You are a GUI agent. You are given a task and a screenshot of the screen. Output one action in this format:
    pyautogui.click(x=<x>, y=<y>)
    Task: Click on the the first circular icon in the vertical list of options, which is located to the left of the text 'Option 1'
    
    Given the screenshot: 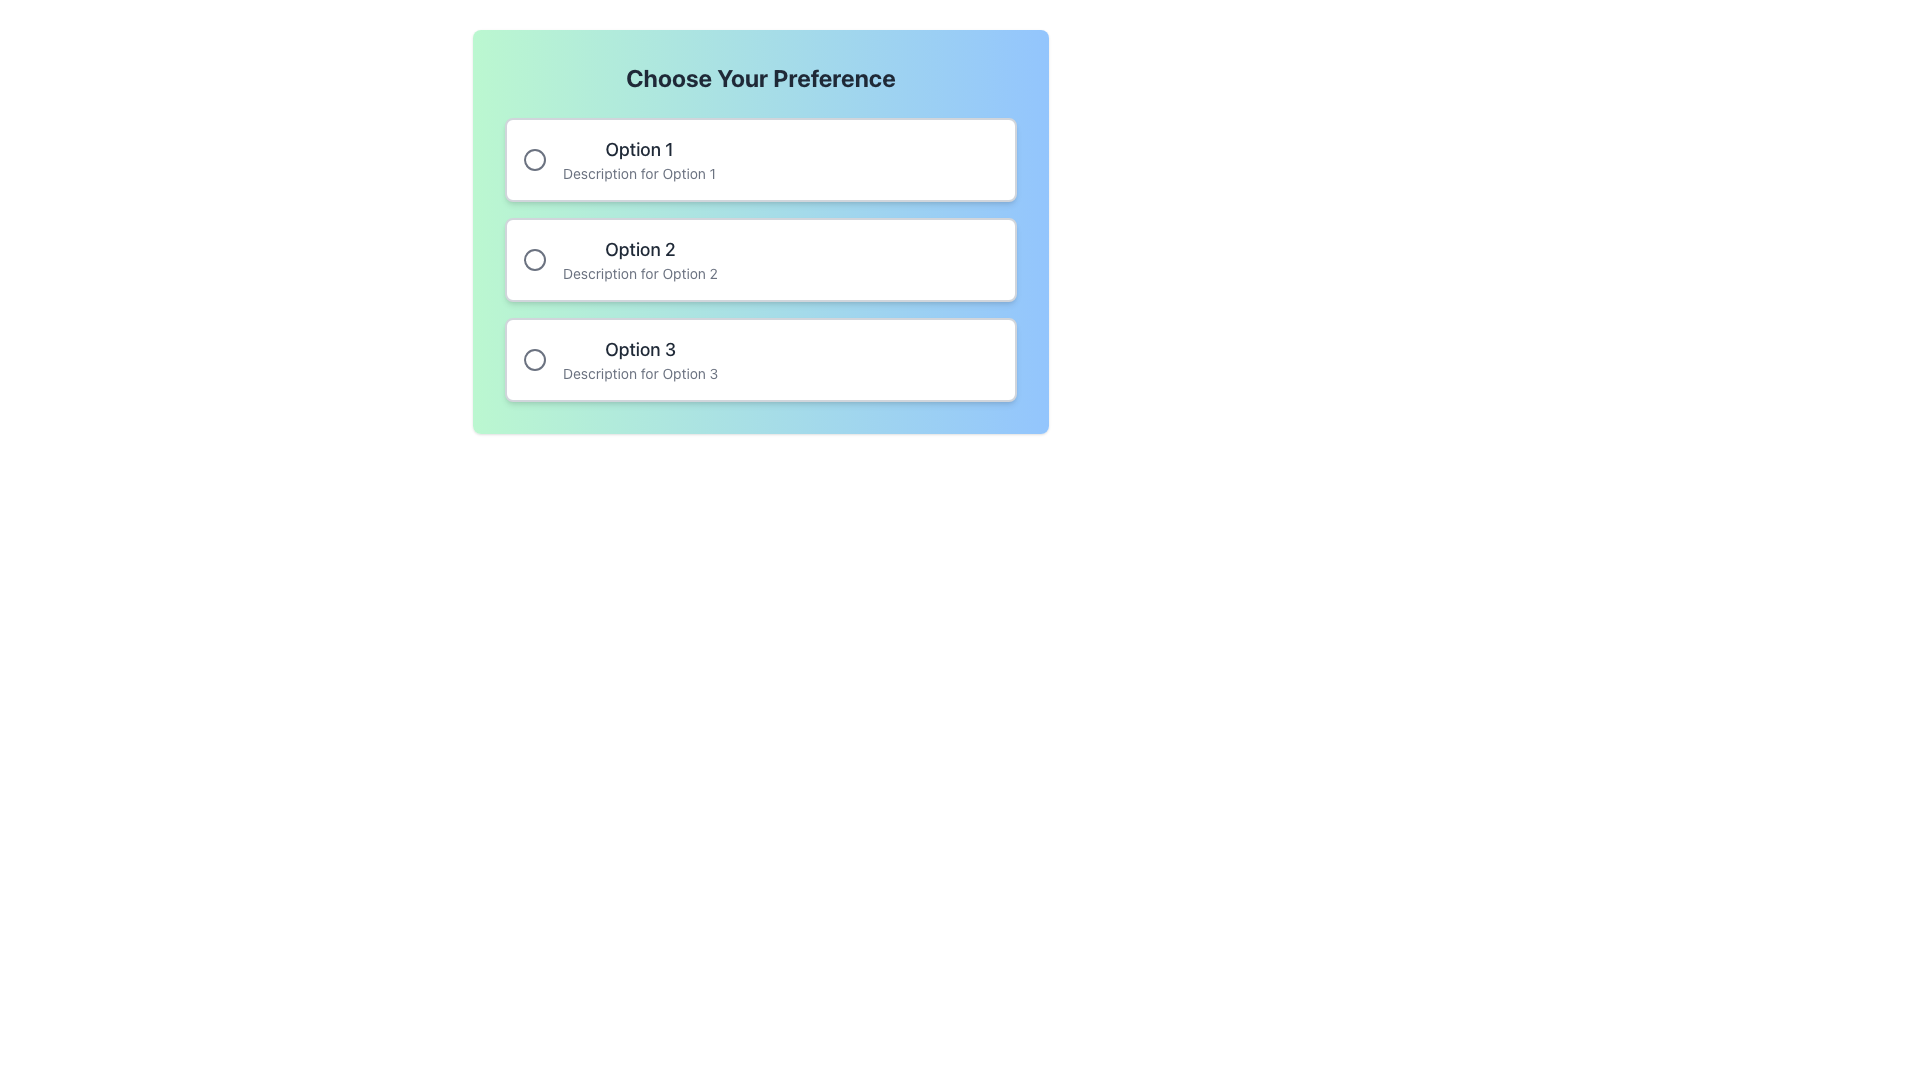 What is the action you would take?
    pyautogui.click(x=534, y=158)
    